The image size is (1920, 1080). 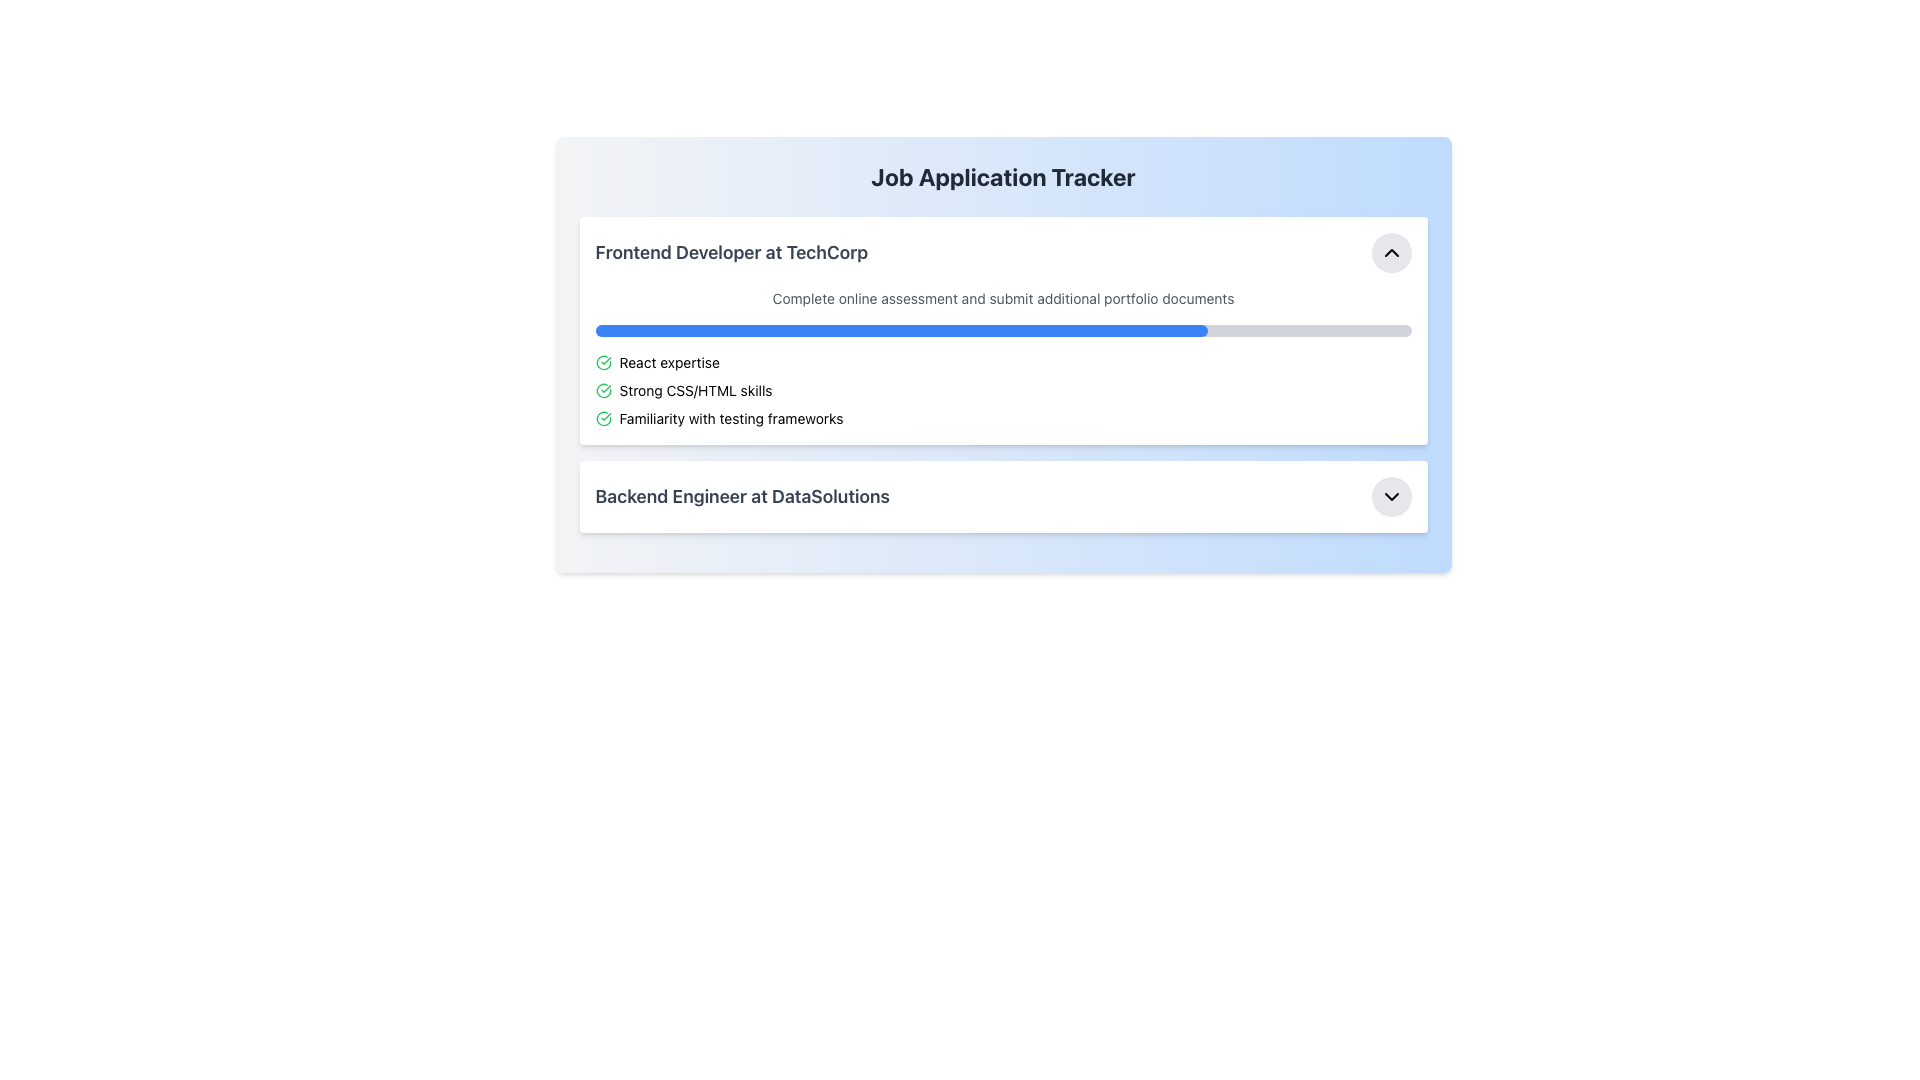 I want to click on the Progress Bar Indicator showing 75% completion for the 'Frontend Developer at TechCorp' job application, so click(x=900, y=330).